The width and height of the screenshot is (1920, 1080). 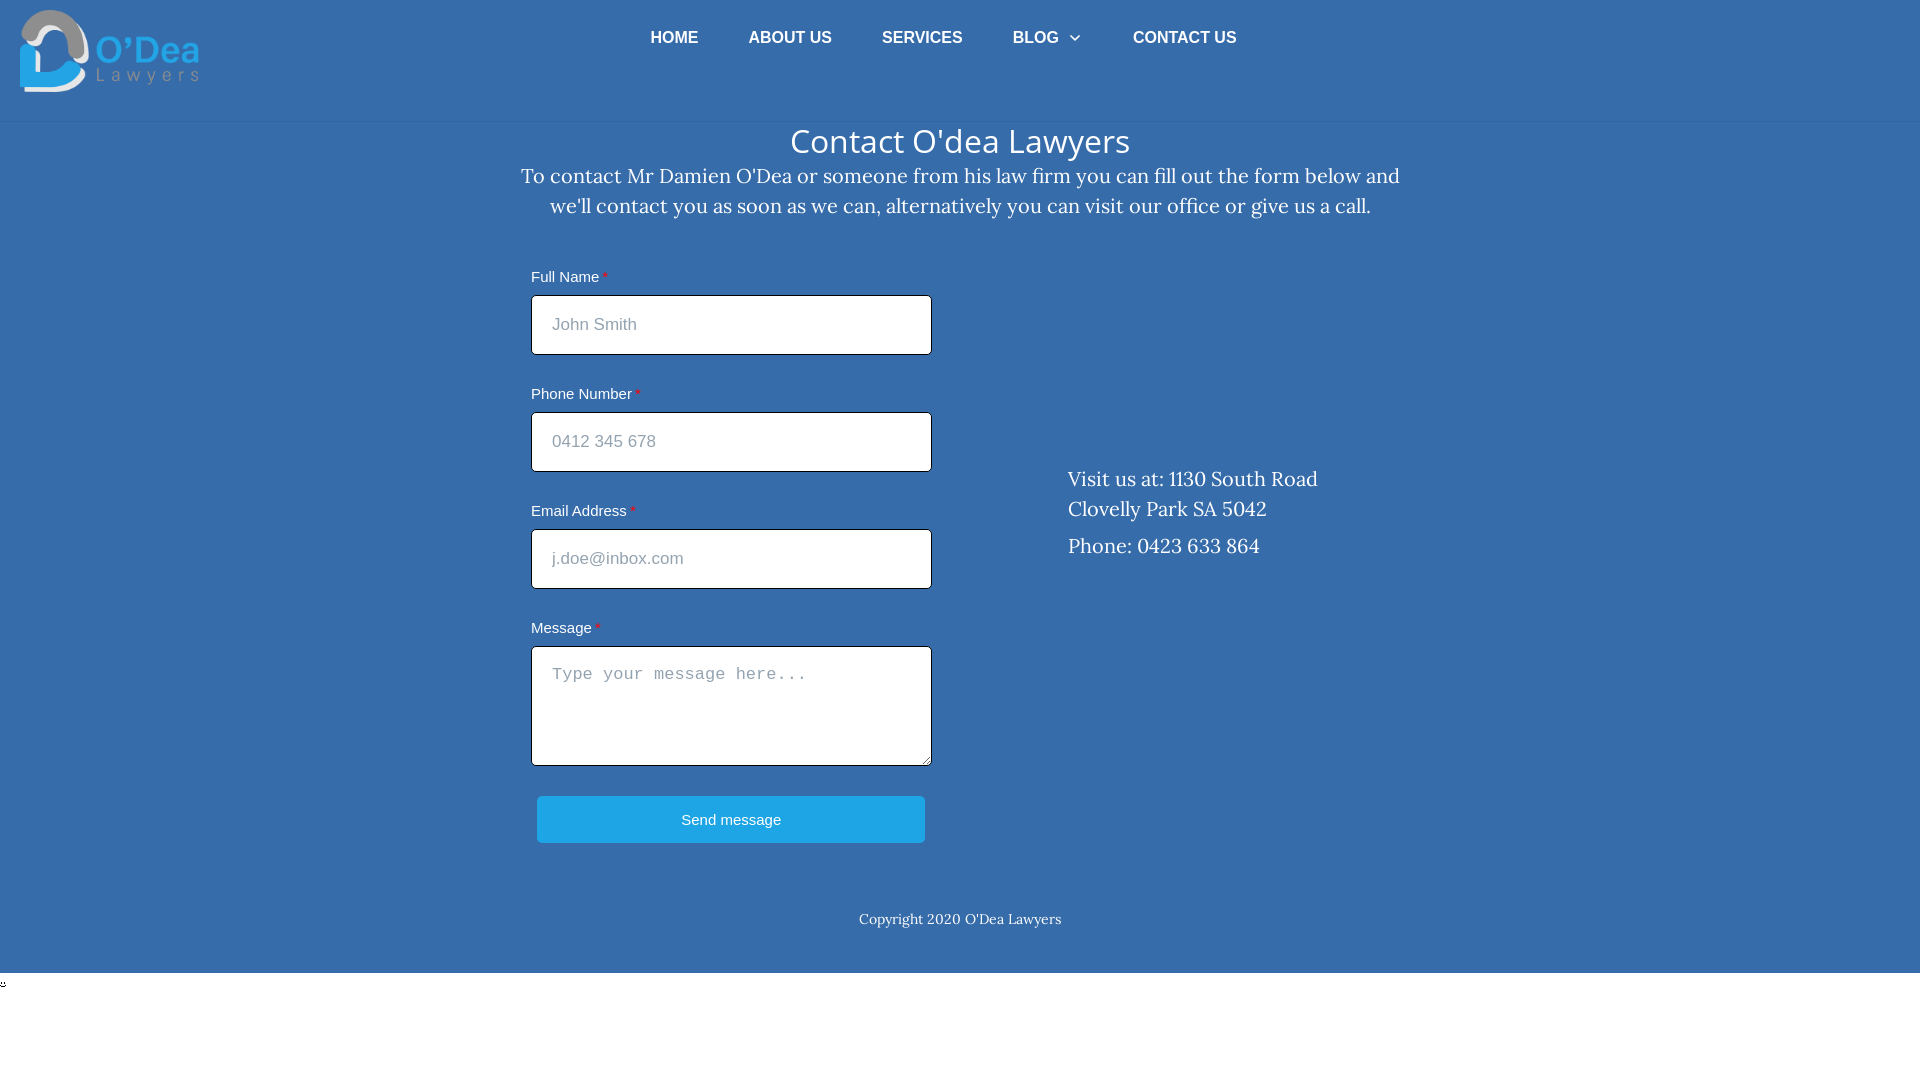 I want to click on '0423 633 864', so click(x=1197, y=545).